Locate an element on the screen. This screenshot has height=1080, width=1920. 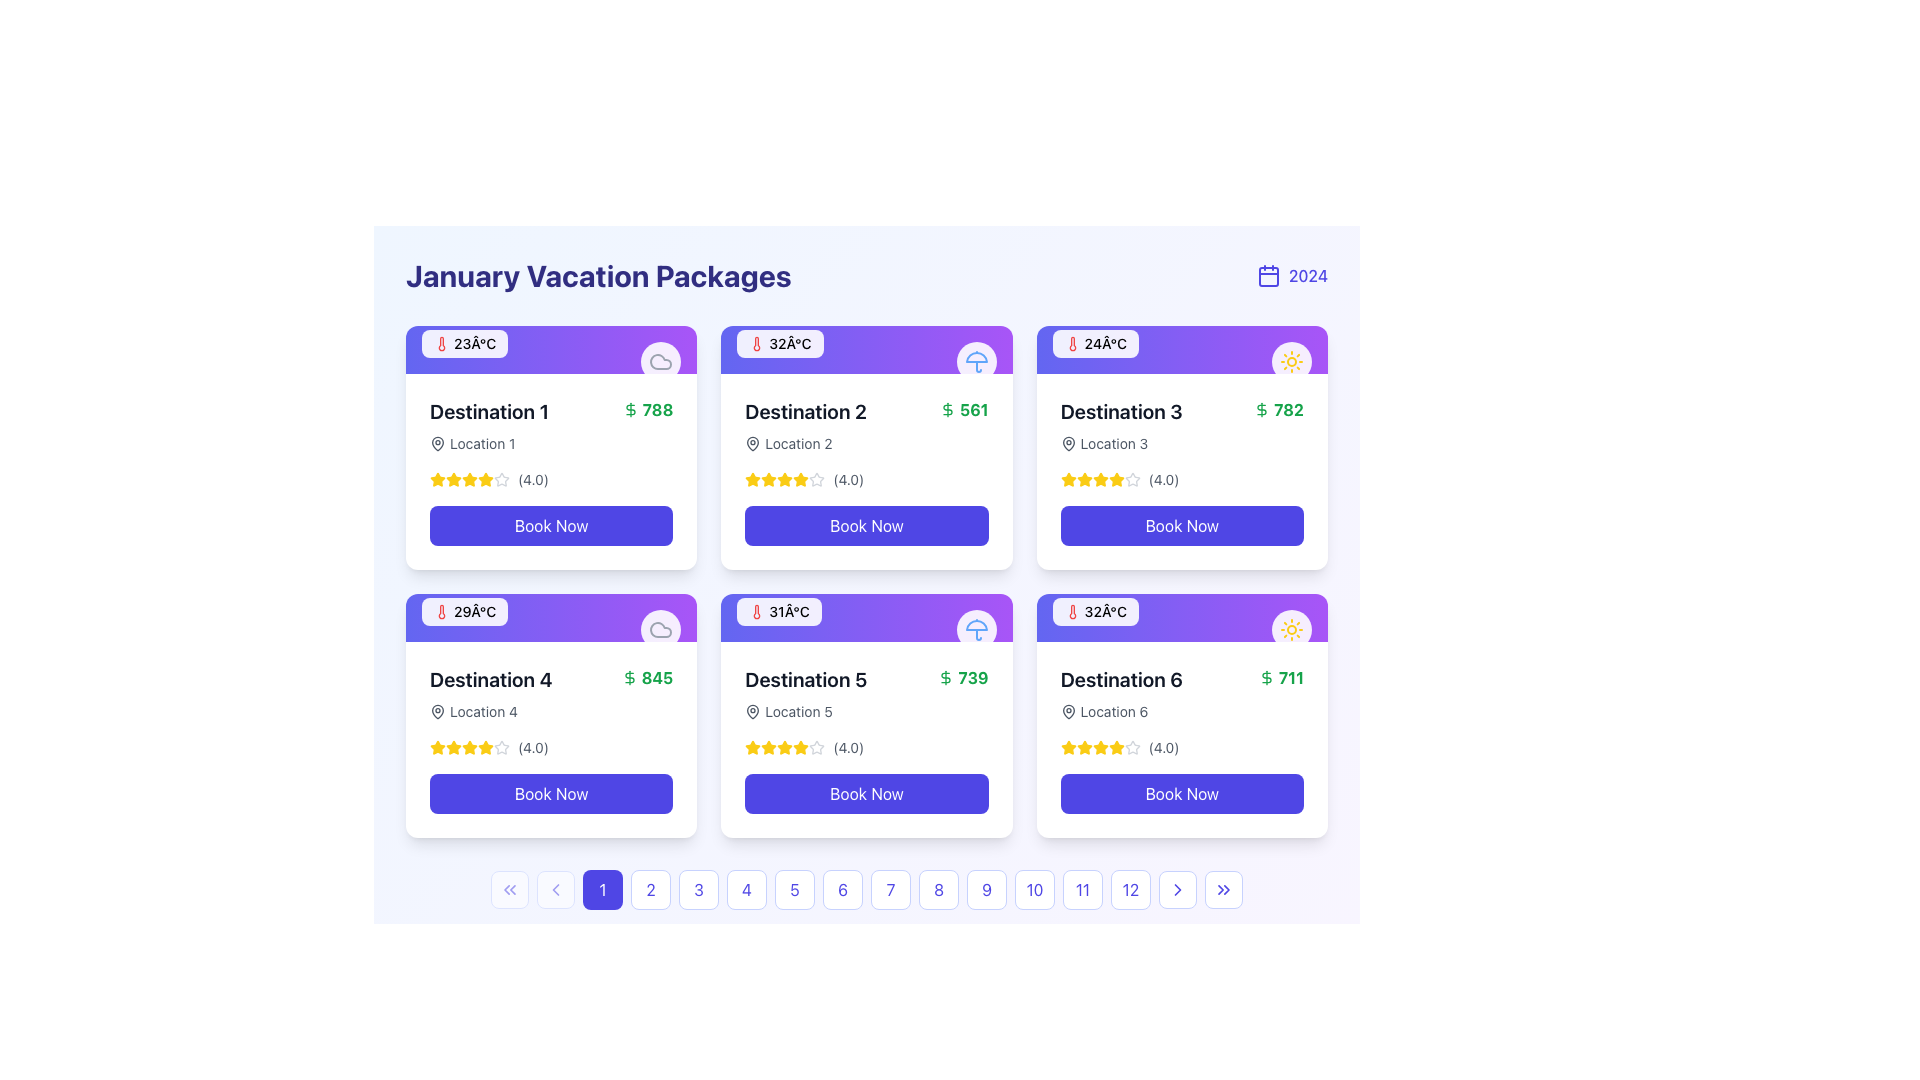
the 'Destination 6' text block with the accompanying map pin icon located in the bottom-right card of the vacation packages grid is located at coordinates (1121, 693).